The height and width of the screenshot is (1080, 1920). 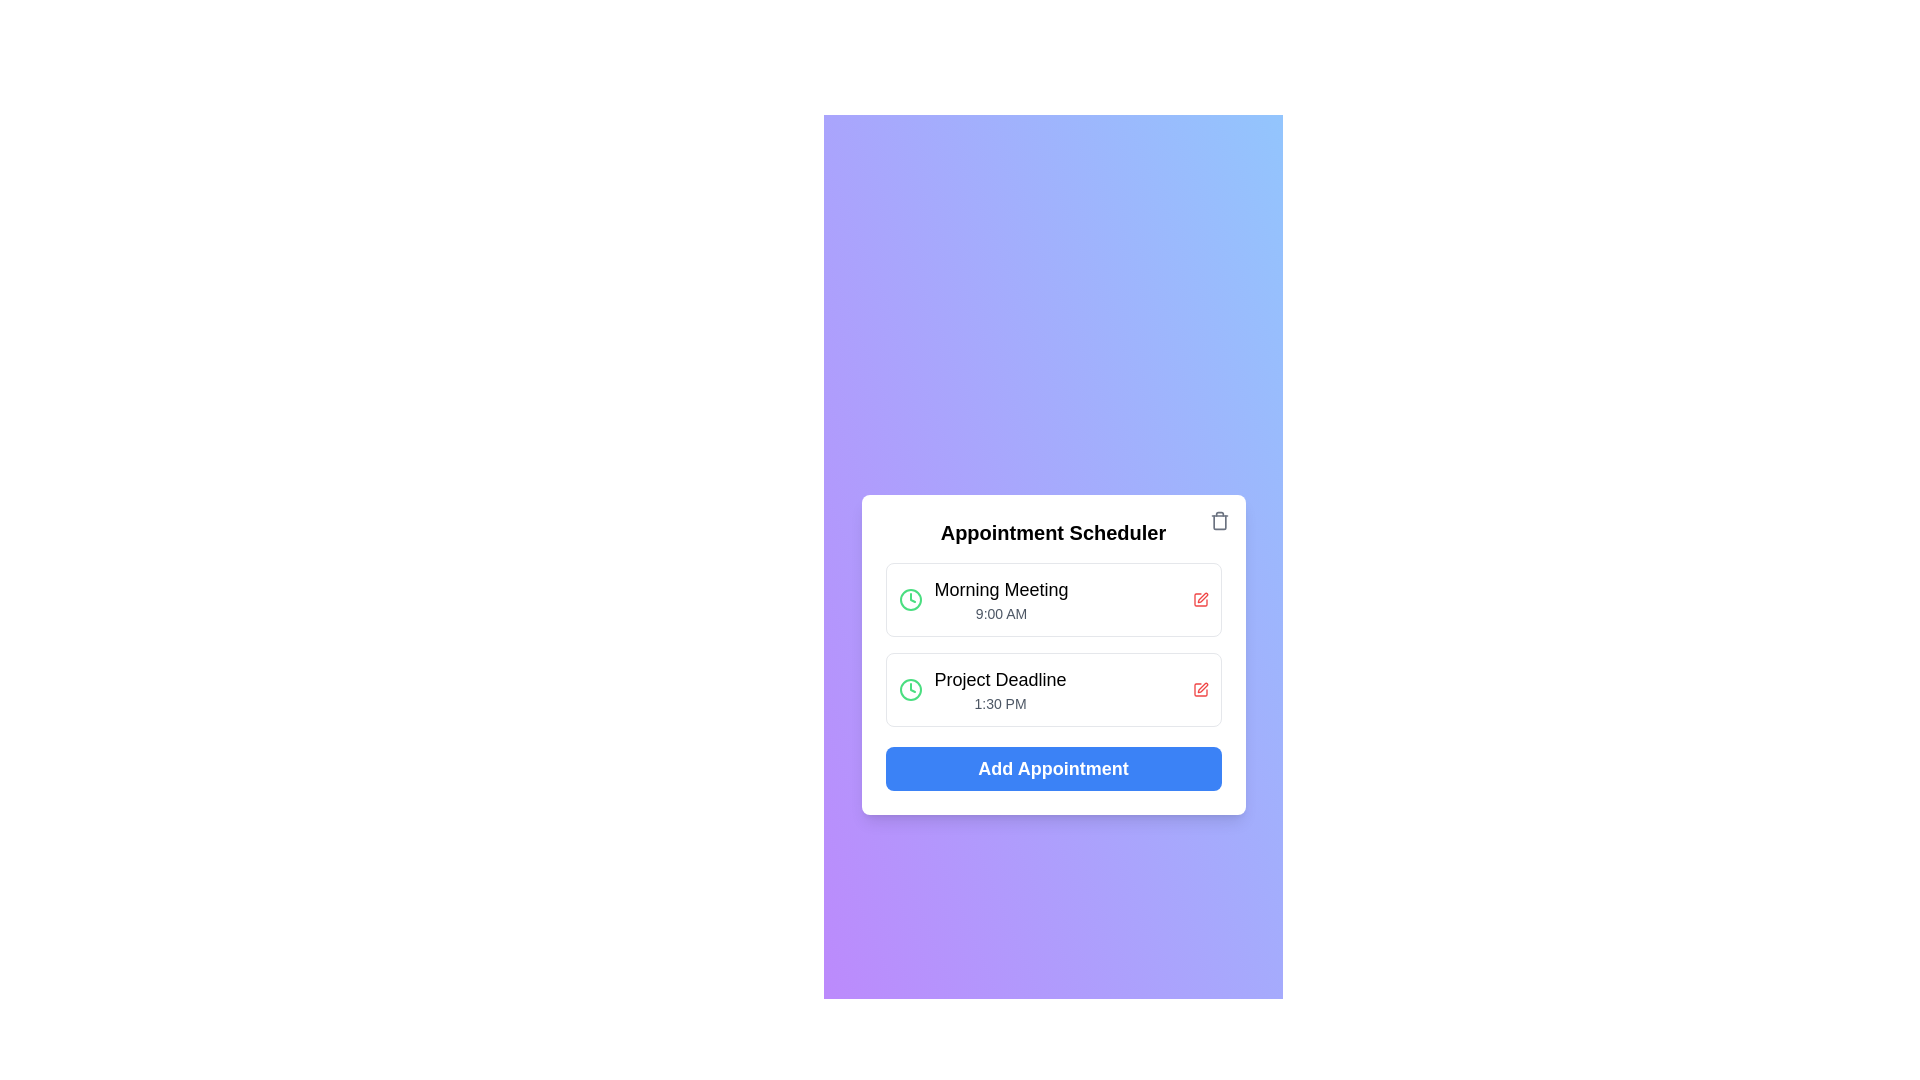 I want to click on text label displaying 'Project Deadline' located at the top of the second list item in the 'Appointment Scheduler' interface to understand the appointment title, so click(x=1000, y=678).